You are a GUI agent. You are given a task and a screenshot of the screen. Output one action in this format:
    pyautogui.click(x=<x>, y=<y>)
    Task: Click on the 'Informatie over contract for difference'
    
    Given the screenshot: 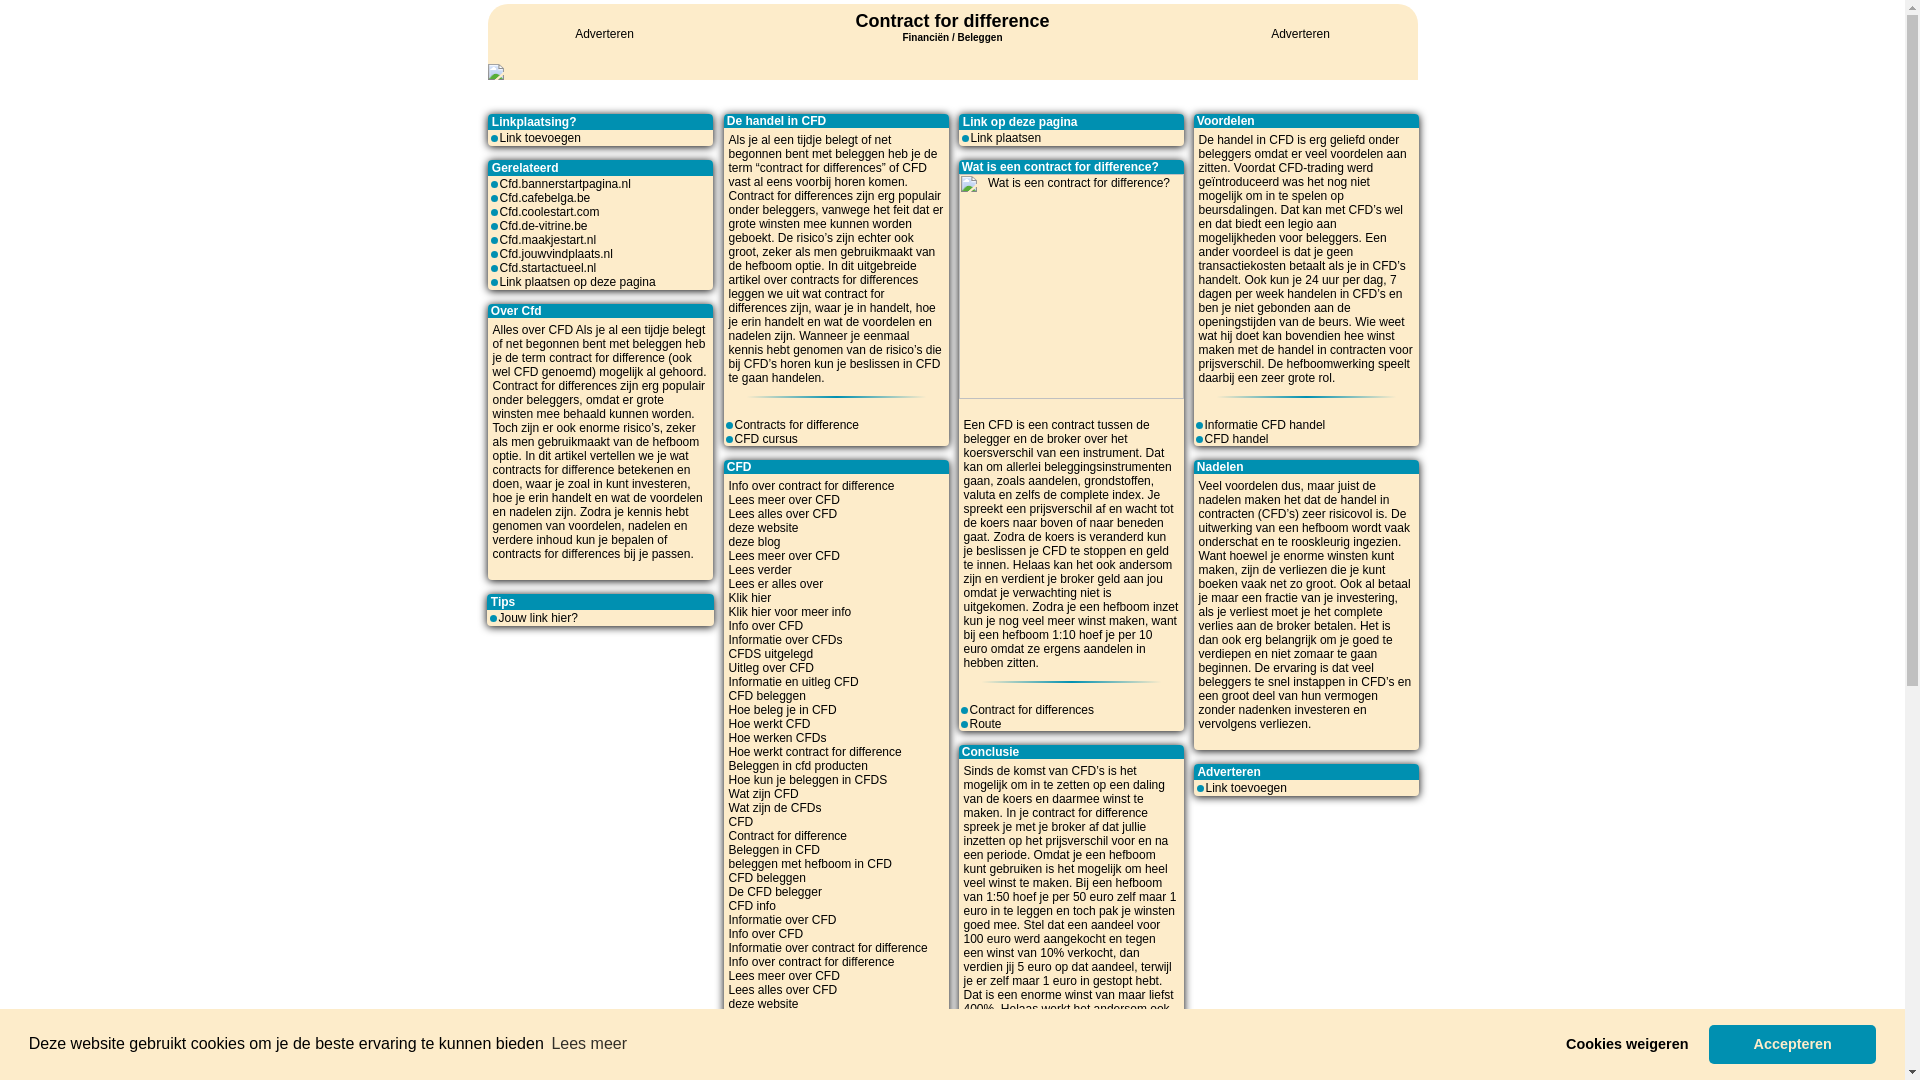 What is the action you would take?
    pyautogui.click(x=727, y=947)
    